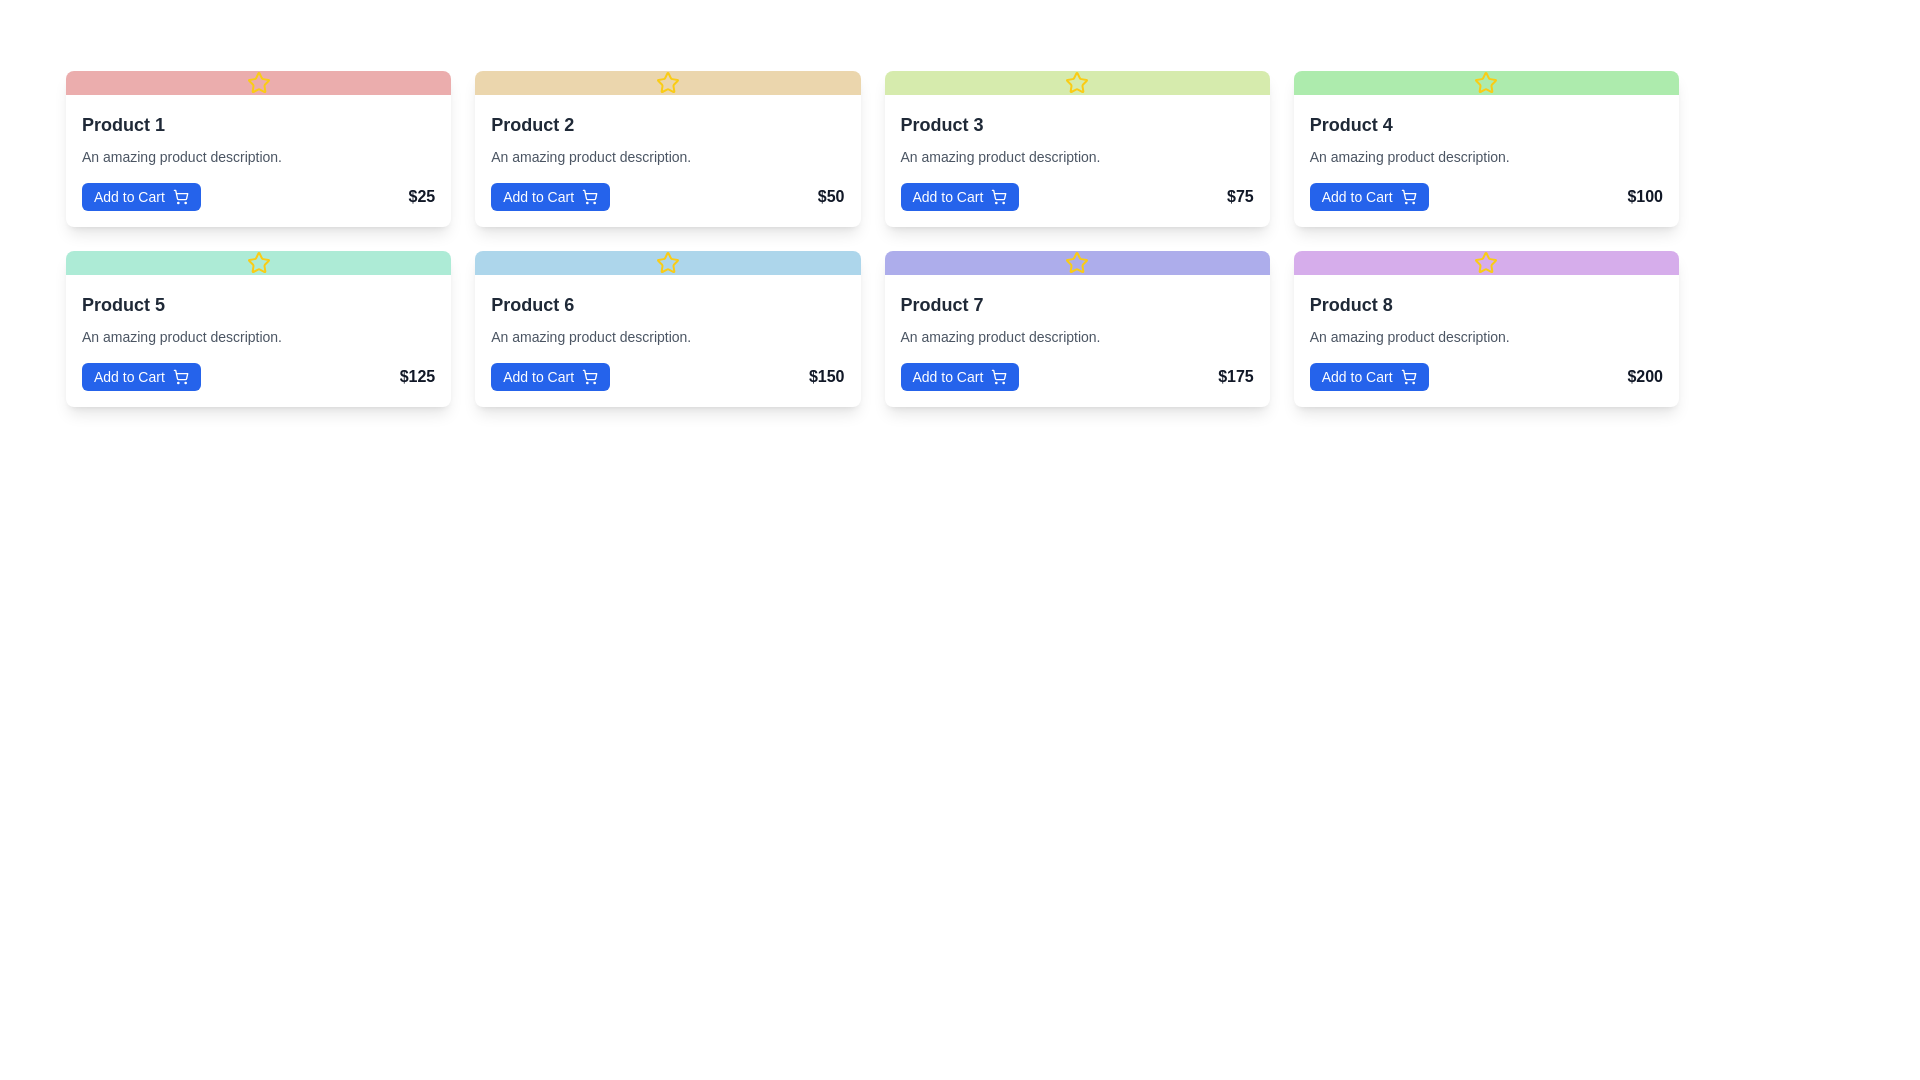  I want to click on the shopping cart icon located to the right of the 'Add to Cart' button for 'Product 6' in the product card grid layout, so click(589, 377).